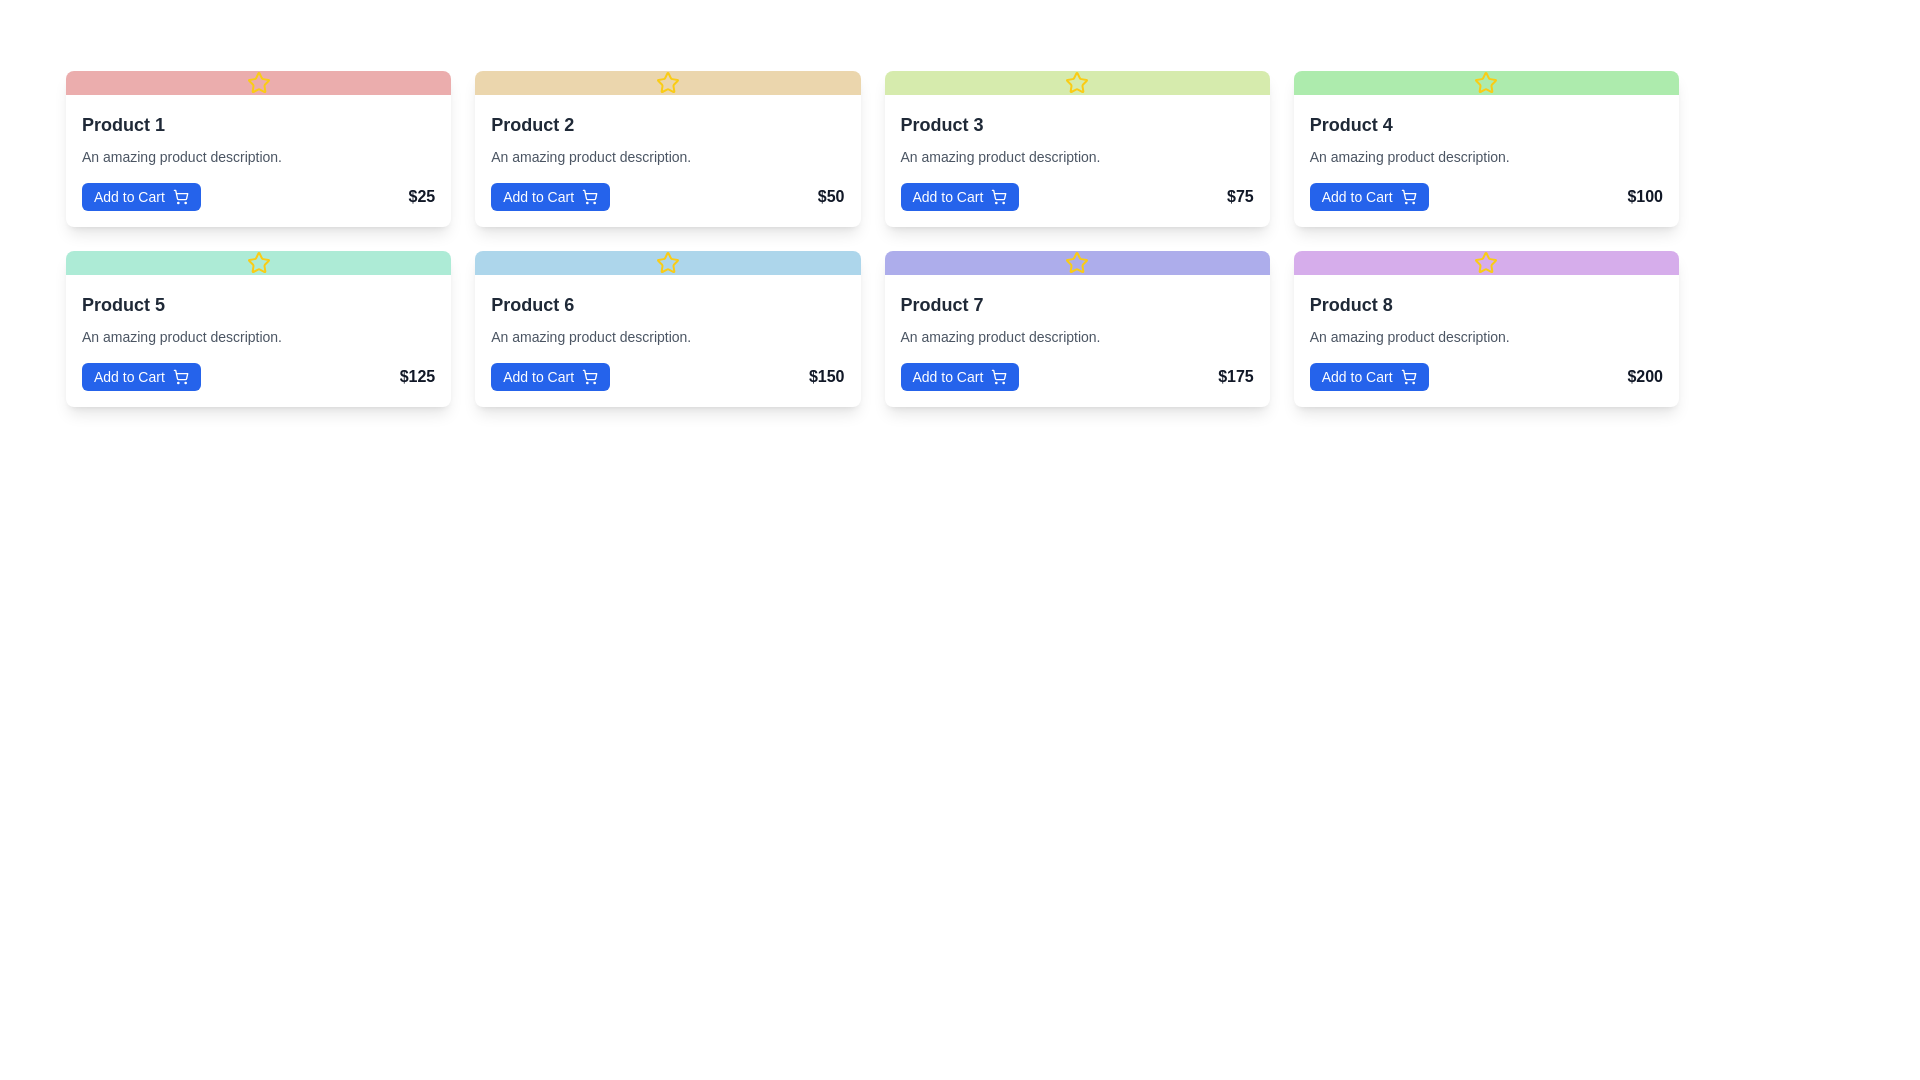  I want to click on the shopping cart icon located to the right of the 'Add to Cart' button for 'Product 6' in the product card grid layout, so click(589, 377).